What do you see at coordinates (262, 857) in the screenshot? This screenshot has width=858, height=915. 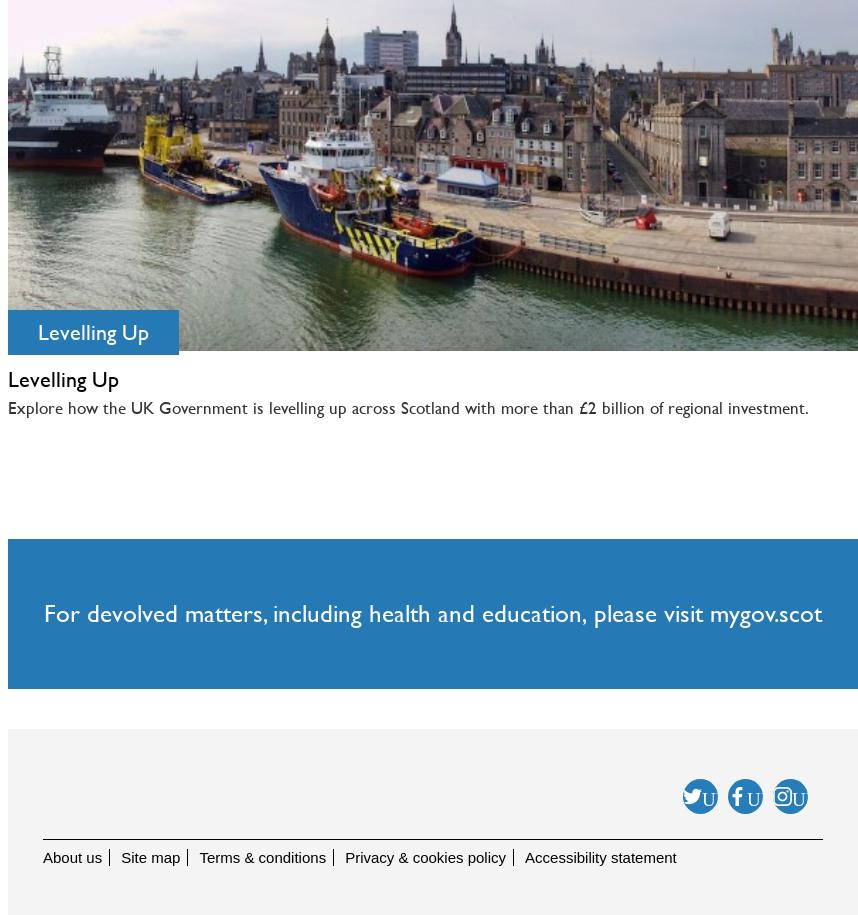 I see `'Terms & conditions'` at bounding box center [262, 857].